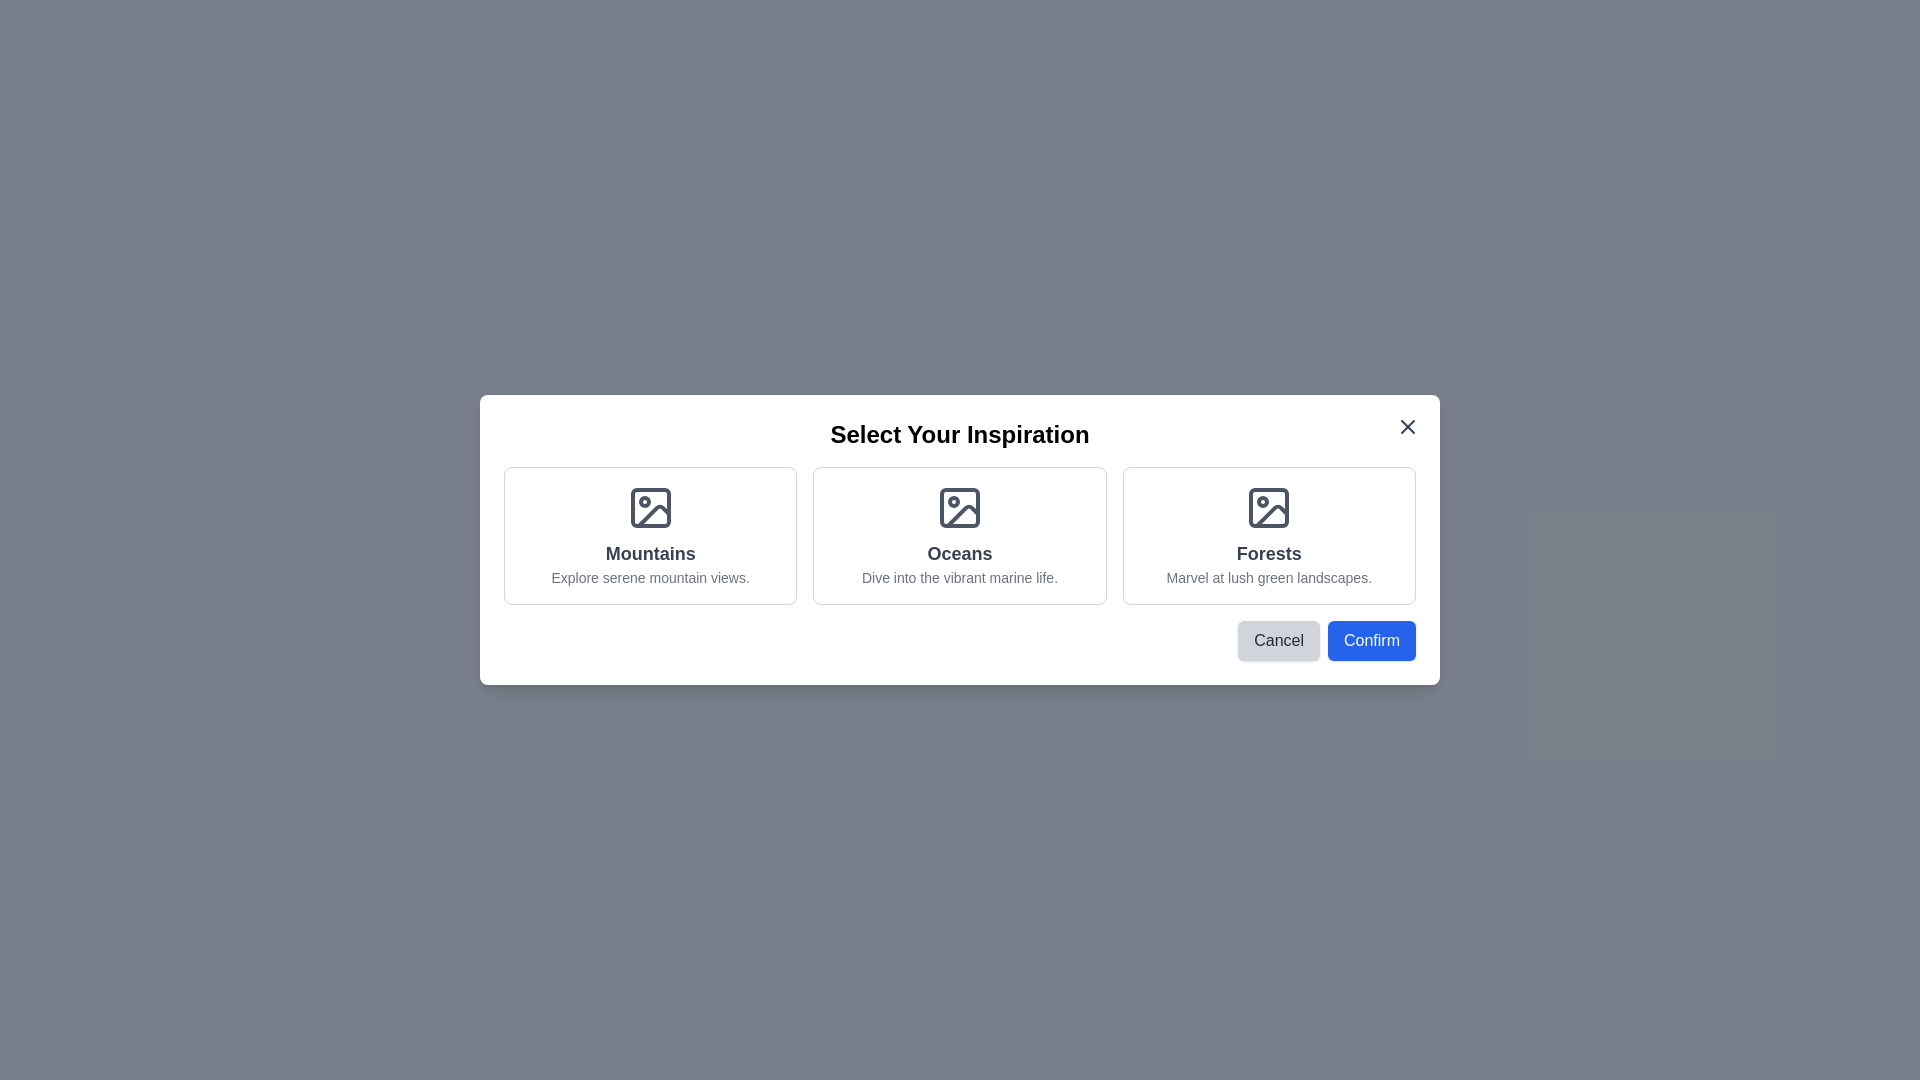  Describe the element at coordinates (1277, 640) in the screenshot. I see `the 'Cancel' button located in the bottom right section of the modal dialog` at that location.